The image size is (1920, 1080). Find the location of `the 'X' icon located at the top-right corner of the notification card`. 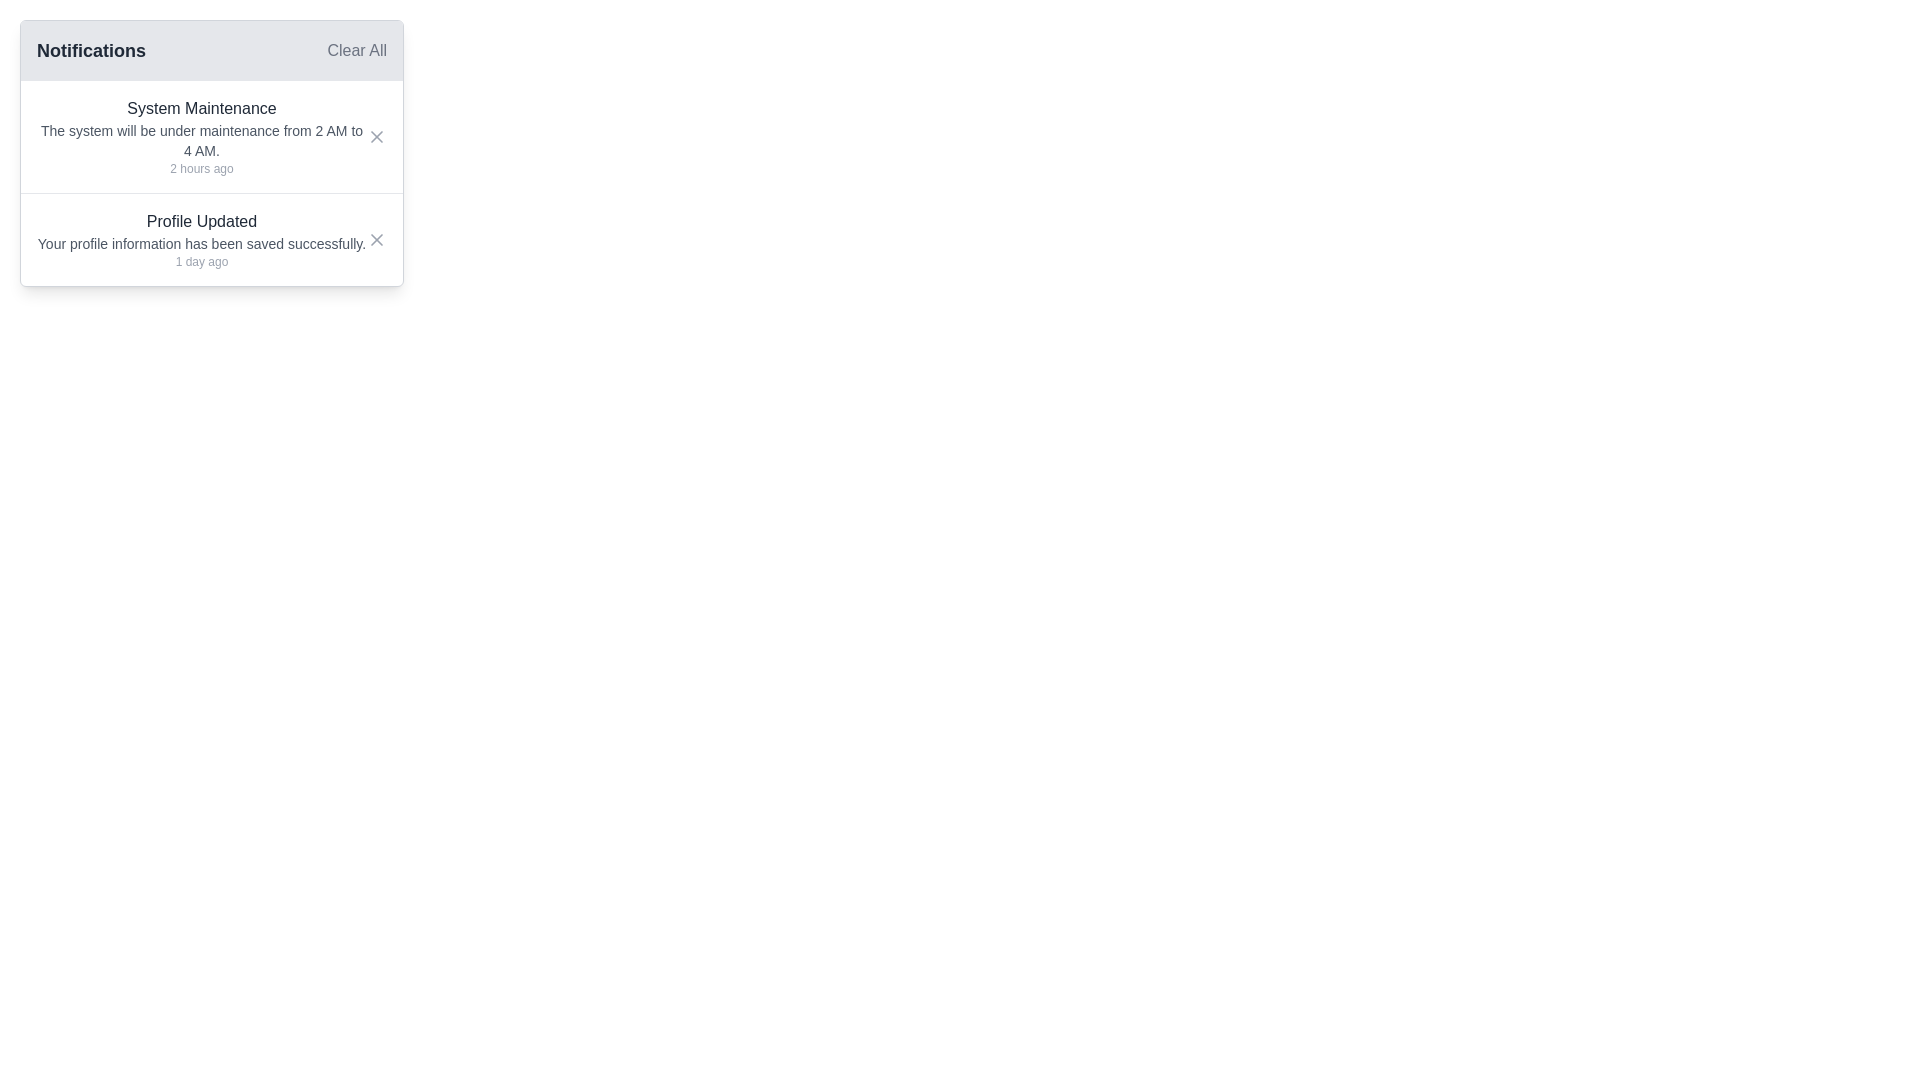

the 'X' icon located at the top-right corner of the notification card is located at coordinates (377, 238).